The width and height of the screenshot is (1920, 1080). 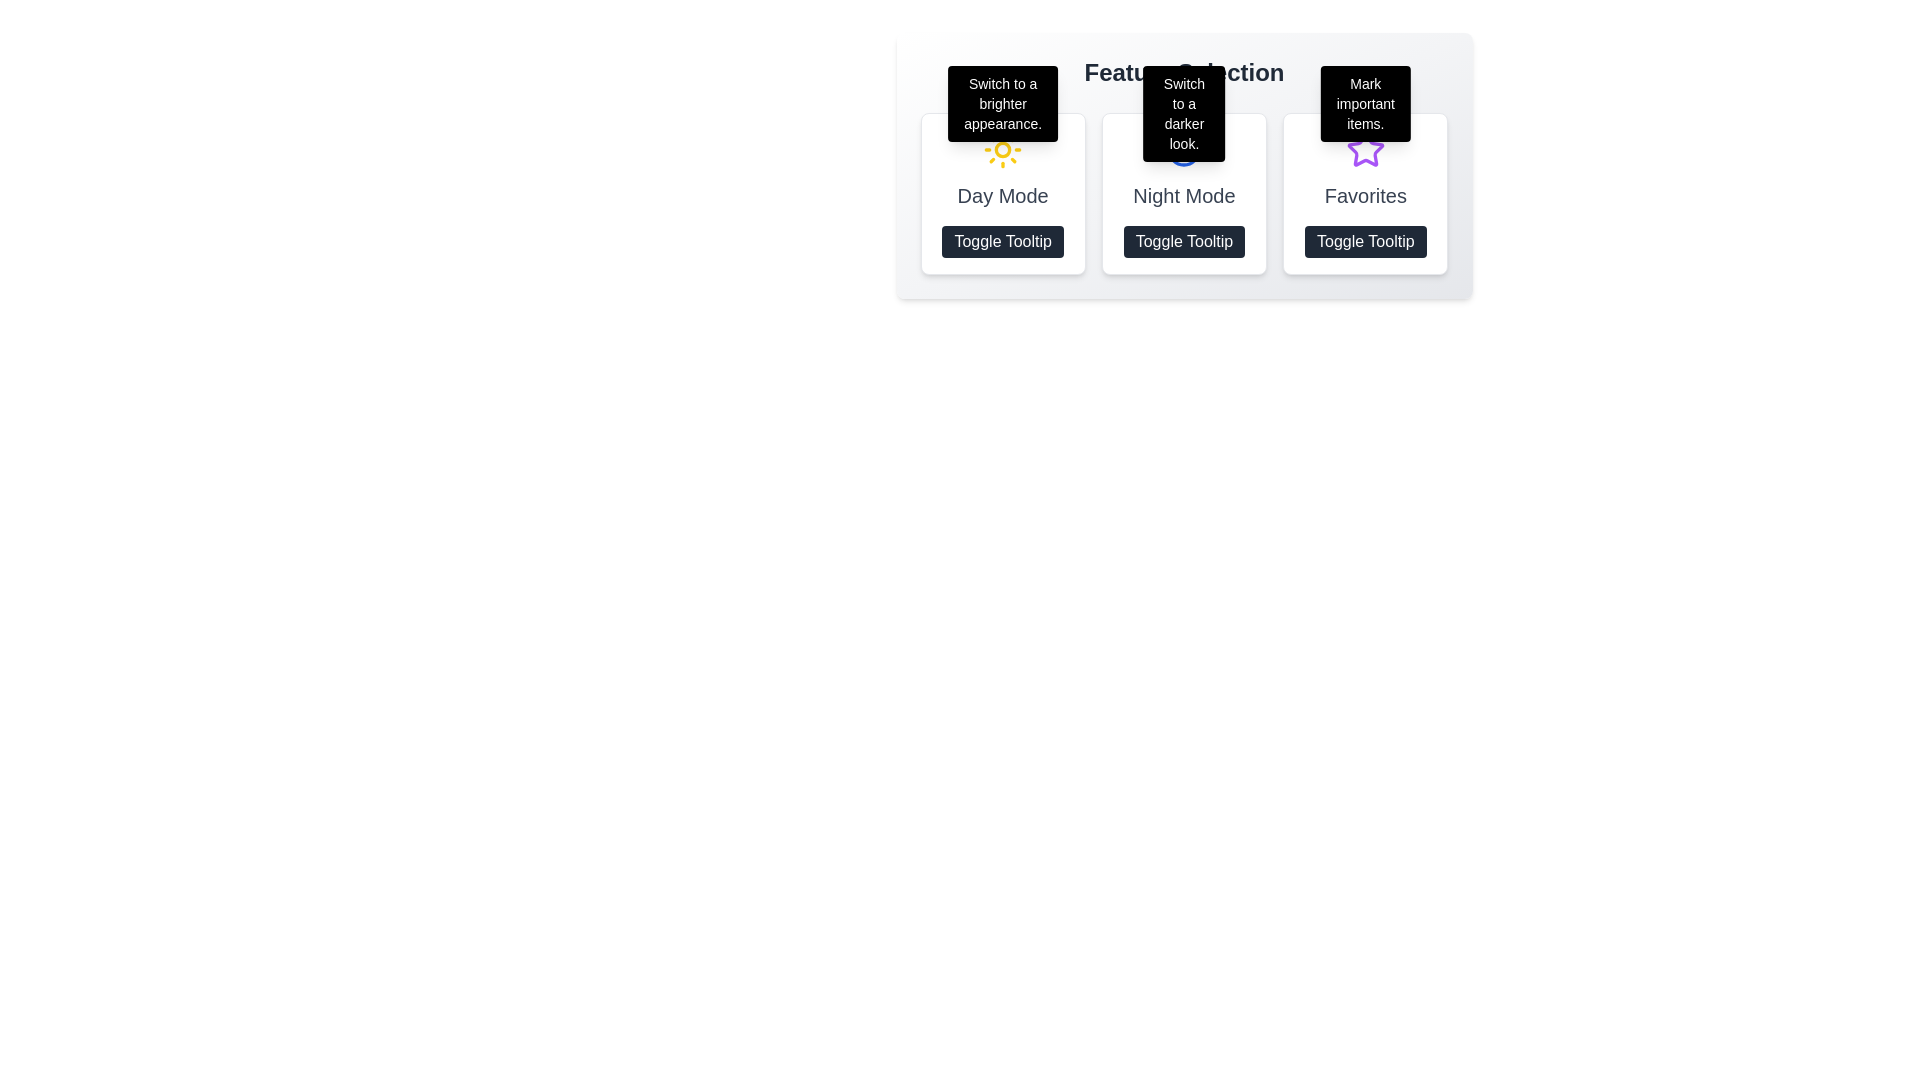 What do you see at coordinates (1003, 104) in the screenshot?
I see `the tooltip with the text 'Switch to a brighter appearance.' which appears above the 'Day Mode' section in the UI` at bounding box center [1003, 104].